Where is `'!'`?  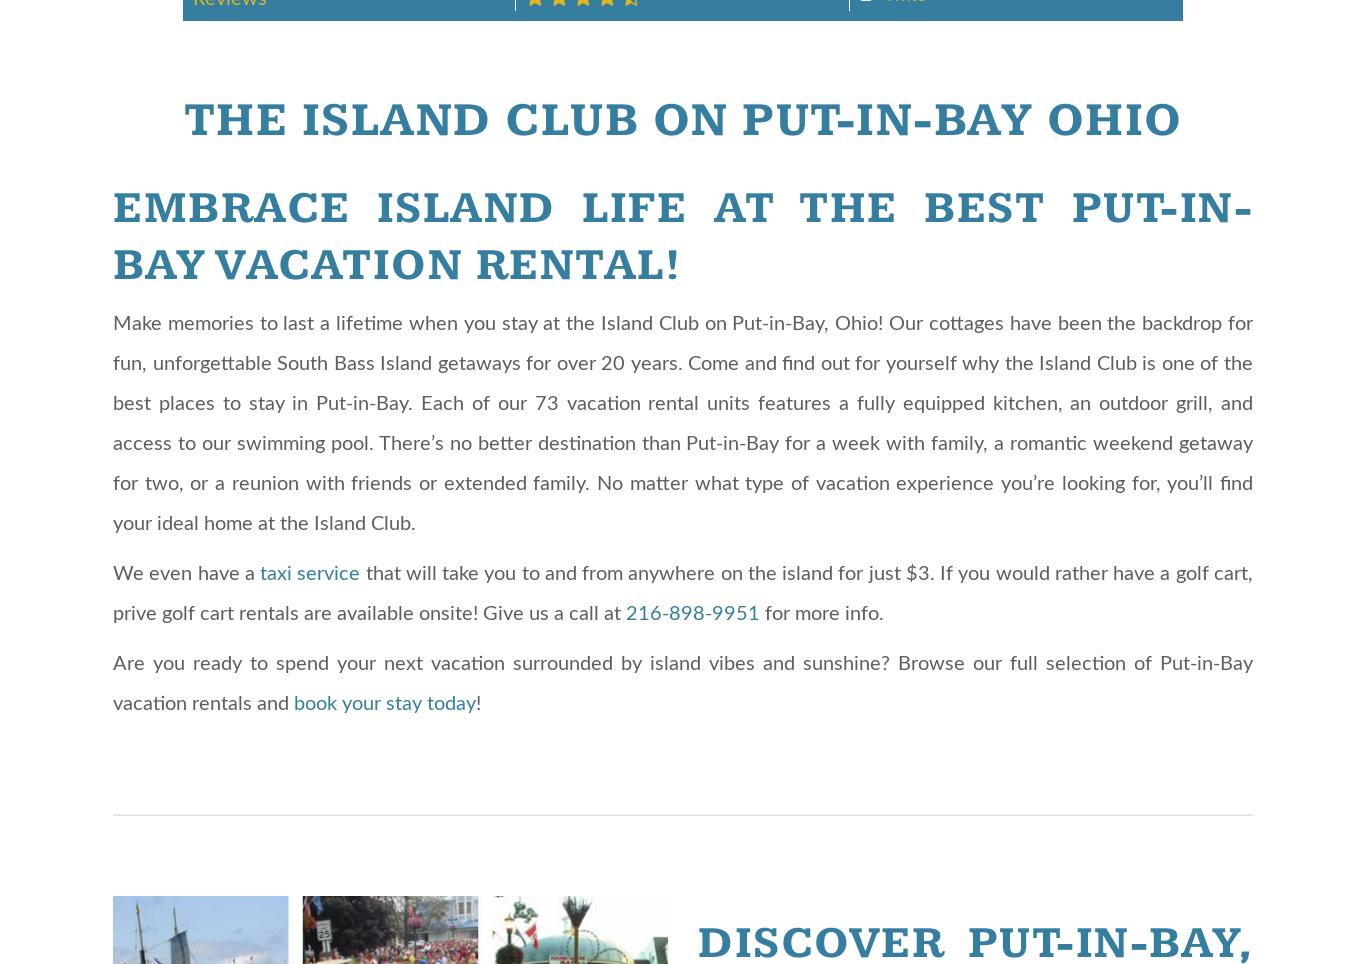
'!' is located at coordinates (476, 703).